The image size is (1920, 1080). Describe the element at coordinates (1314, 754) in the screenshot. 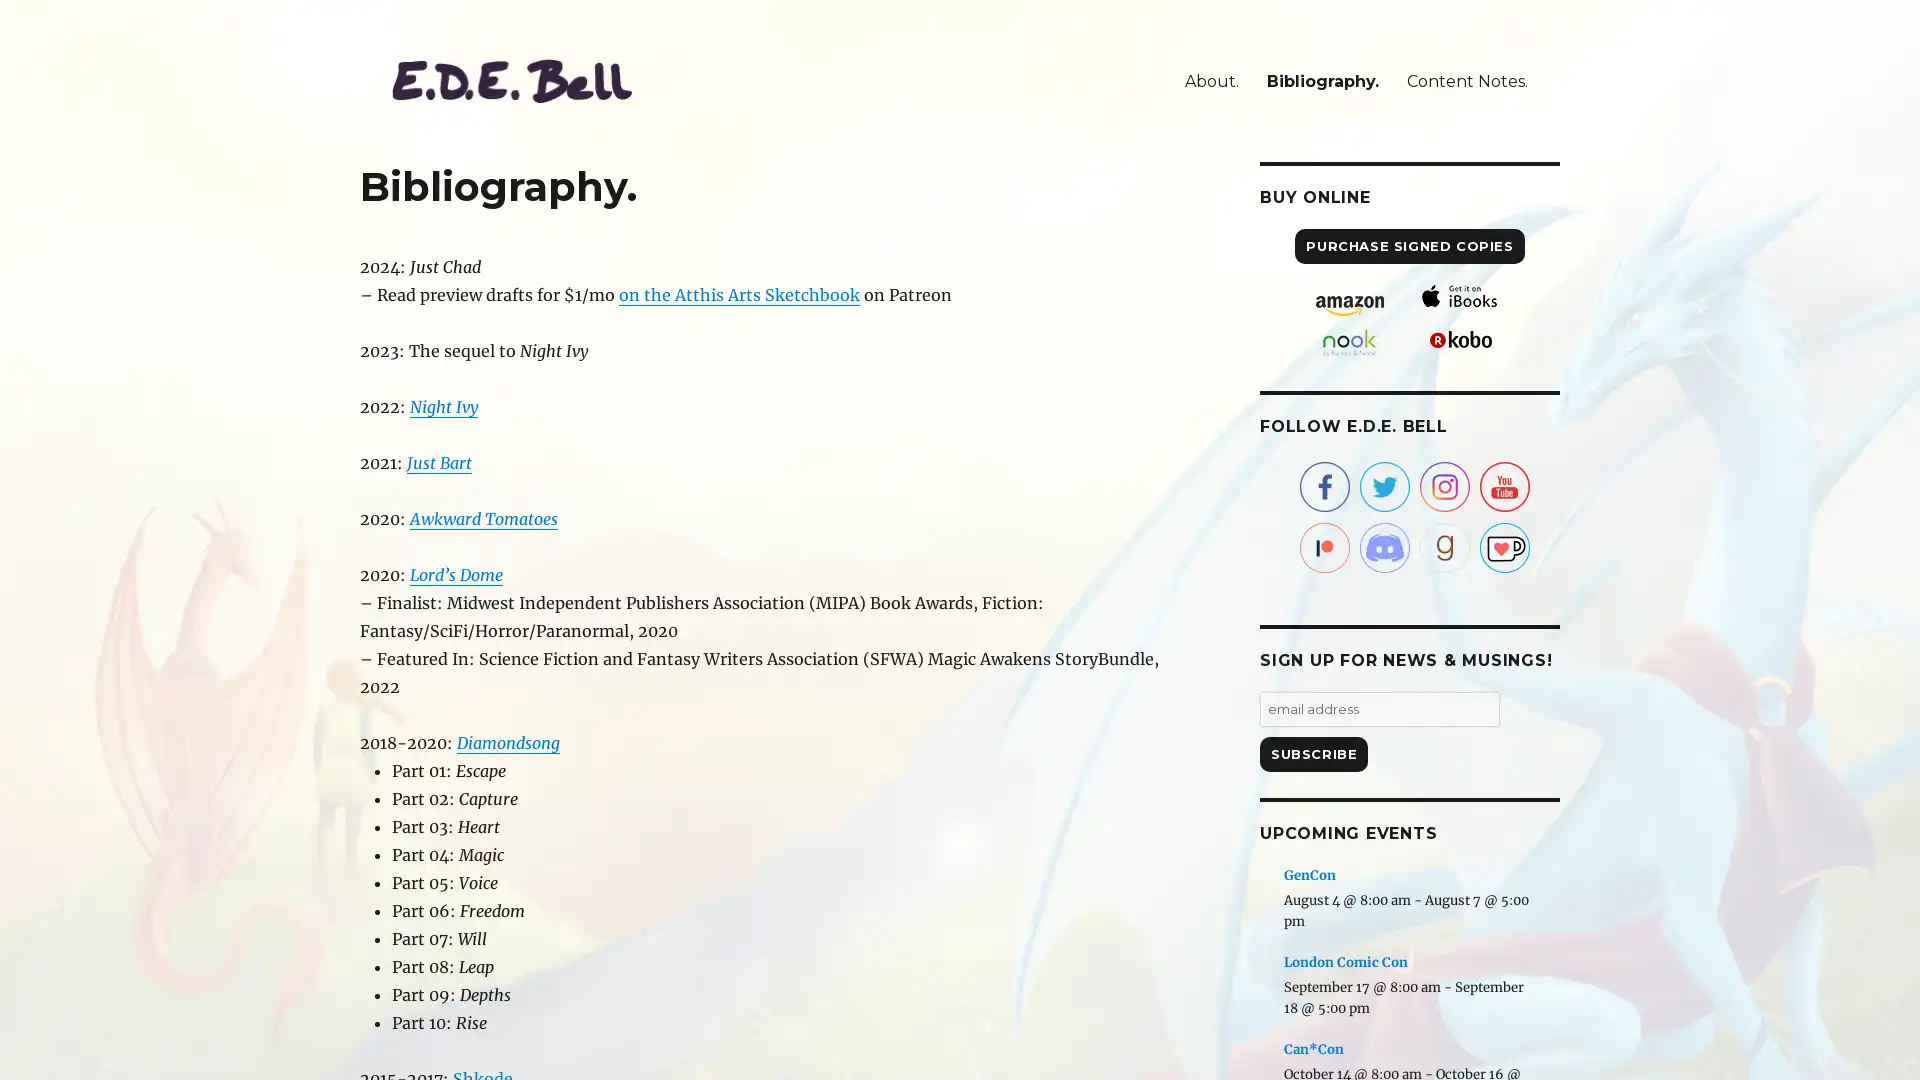

I see `Subscribe` at that location.